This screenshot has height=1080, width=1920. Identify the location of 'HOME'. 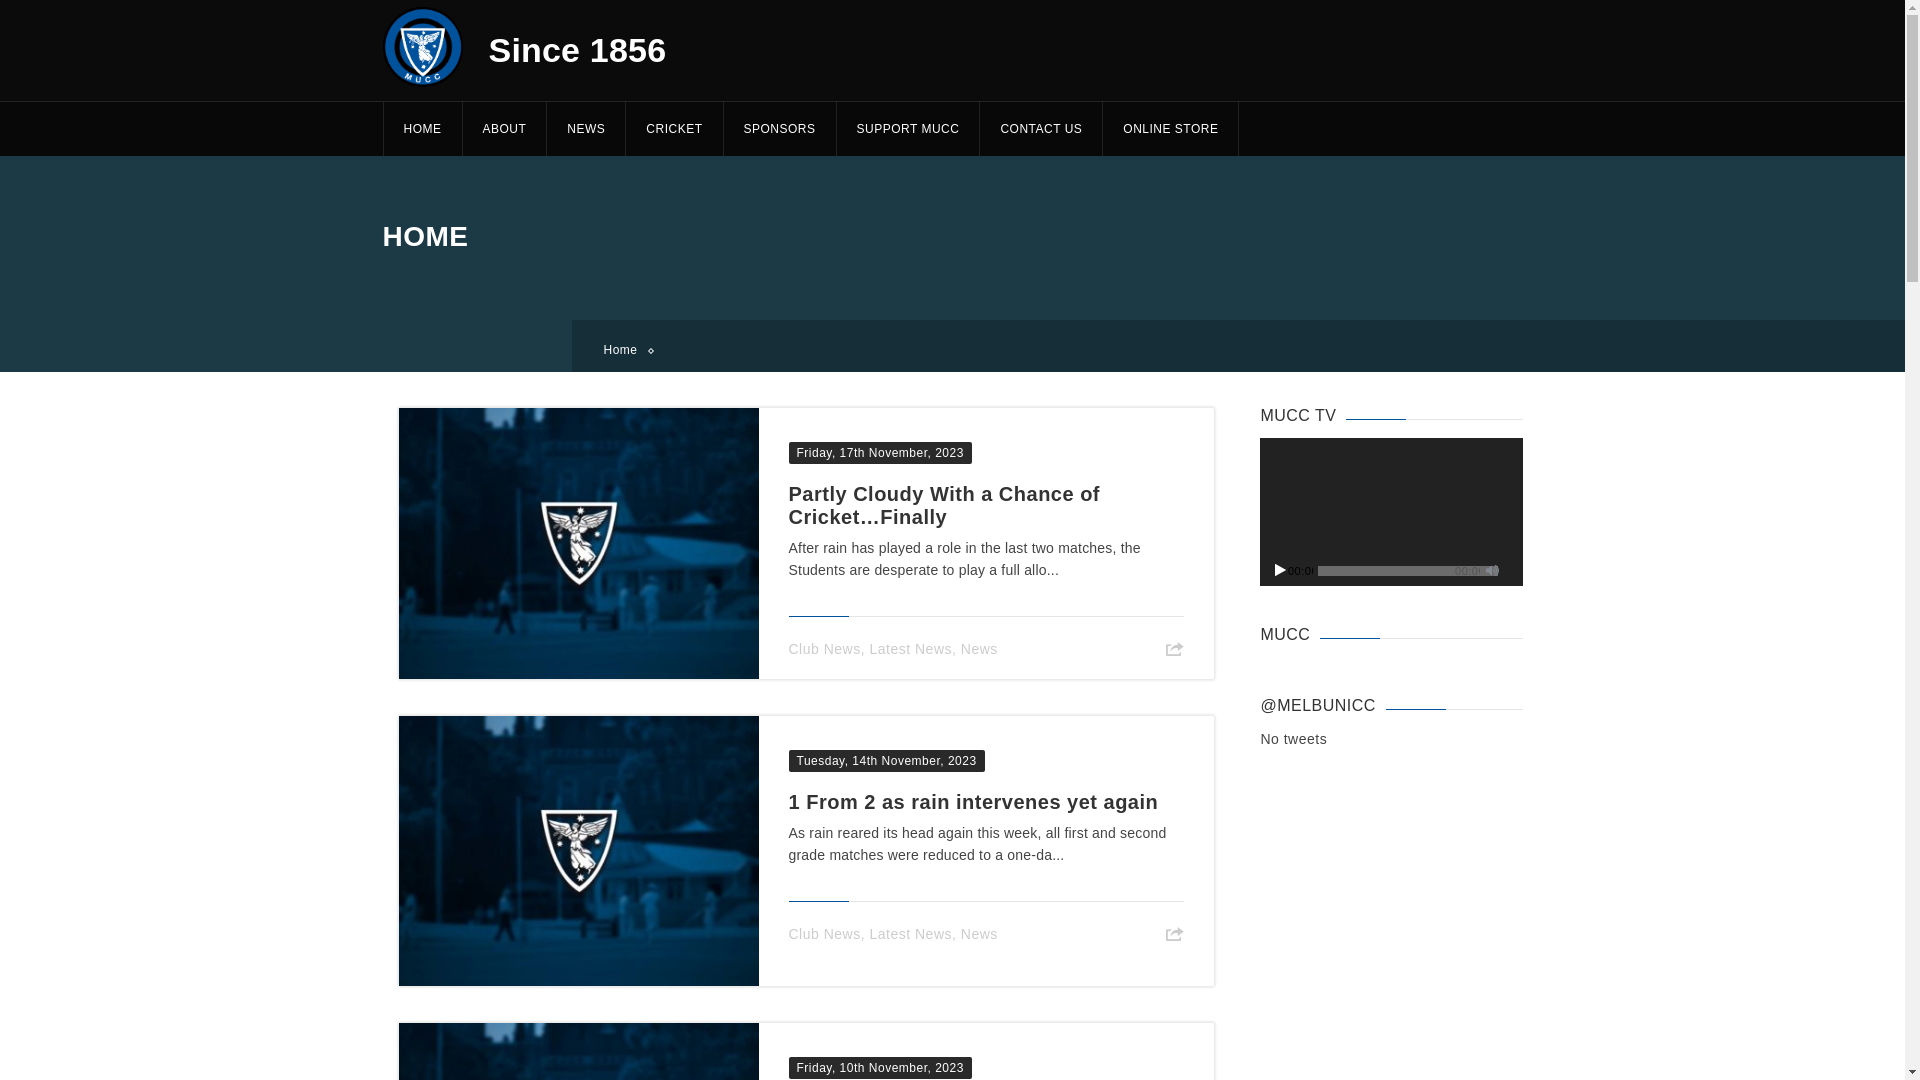
(382, 128).